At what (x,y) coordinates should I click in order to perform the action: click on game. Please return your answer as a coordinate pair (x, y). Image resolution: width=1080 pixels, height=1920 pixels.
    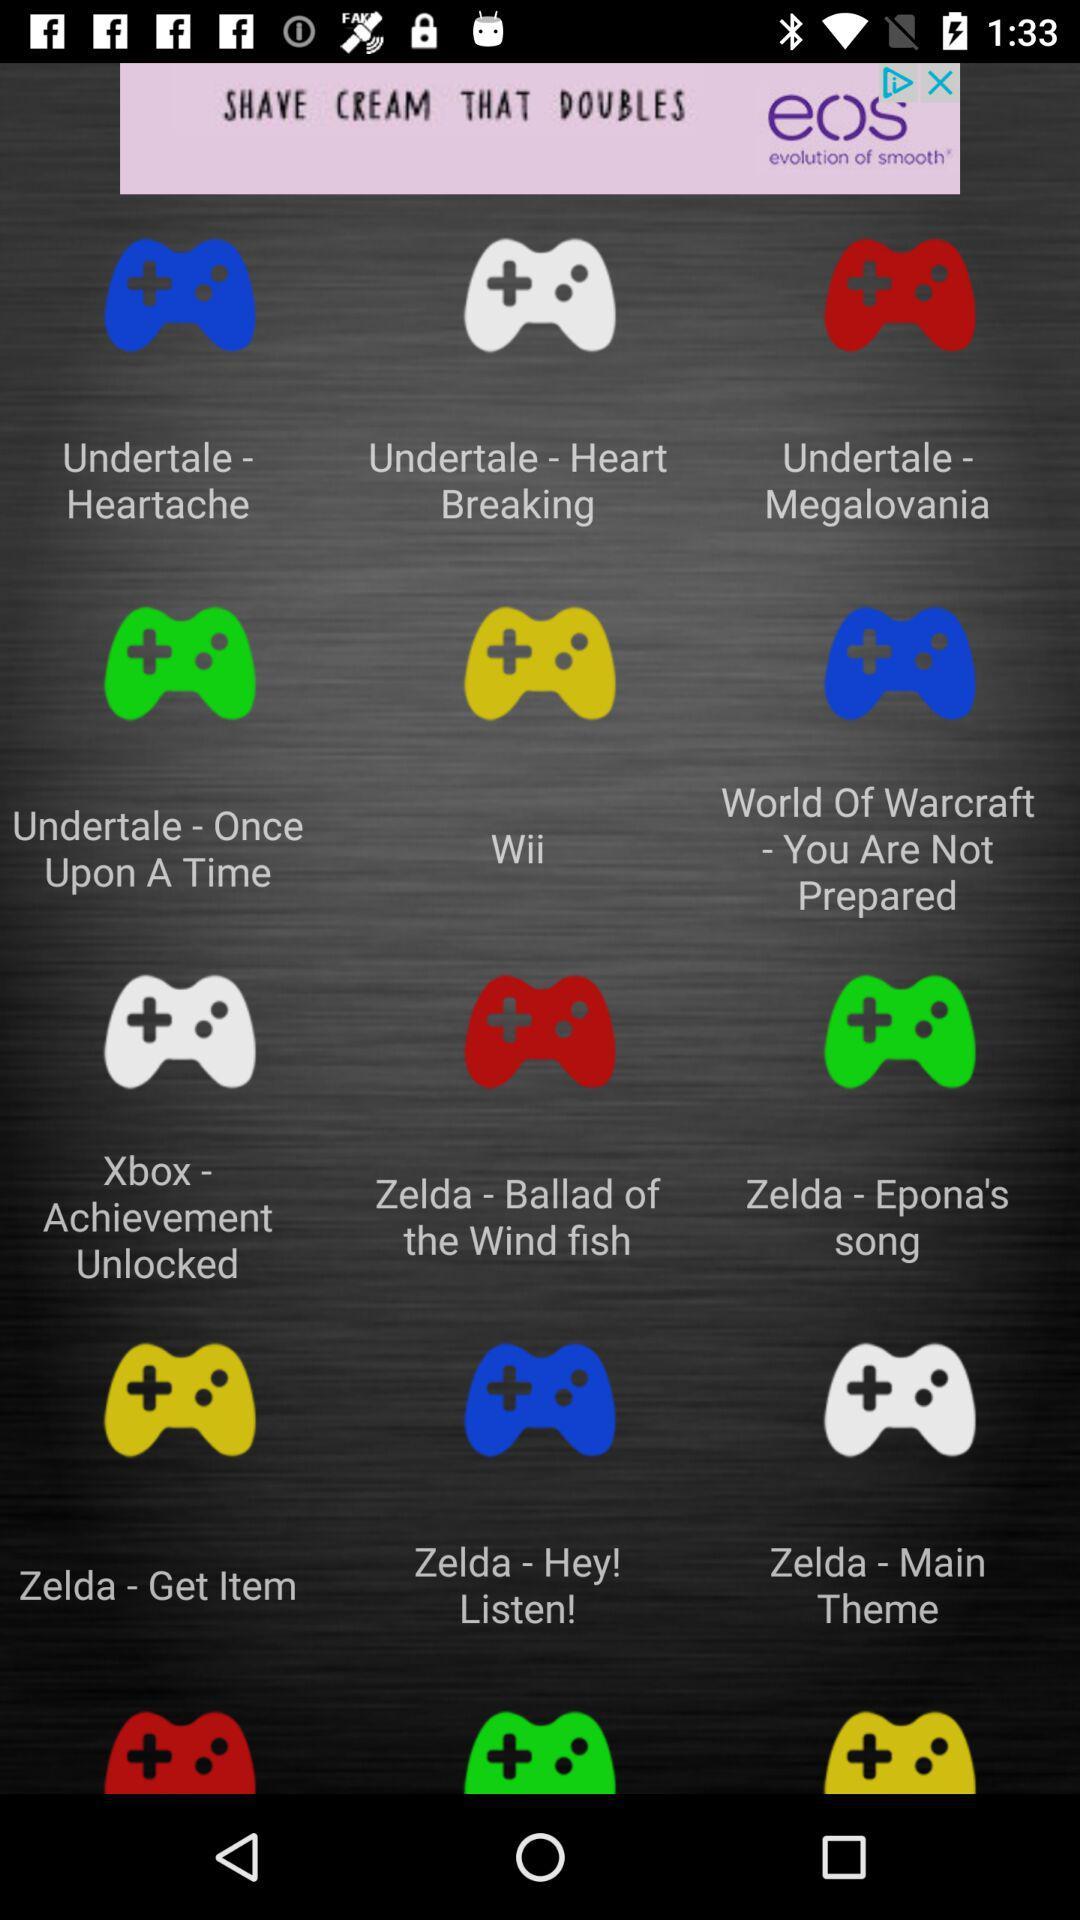
    Looking at the image, I should click on (540, 663).